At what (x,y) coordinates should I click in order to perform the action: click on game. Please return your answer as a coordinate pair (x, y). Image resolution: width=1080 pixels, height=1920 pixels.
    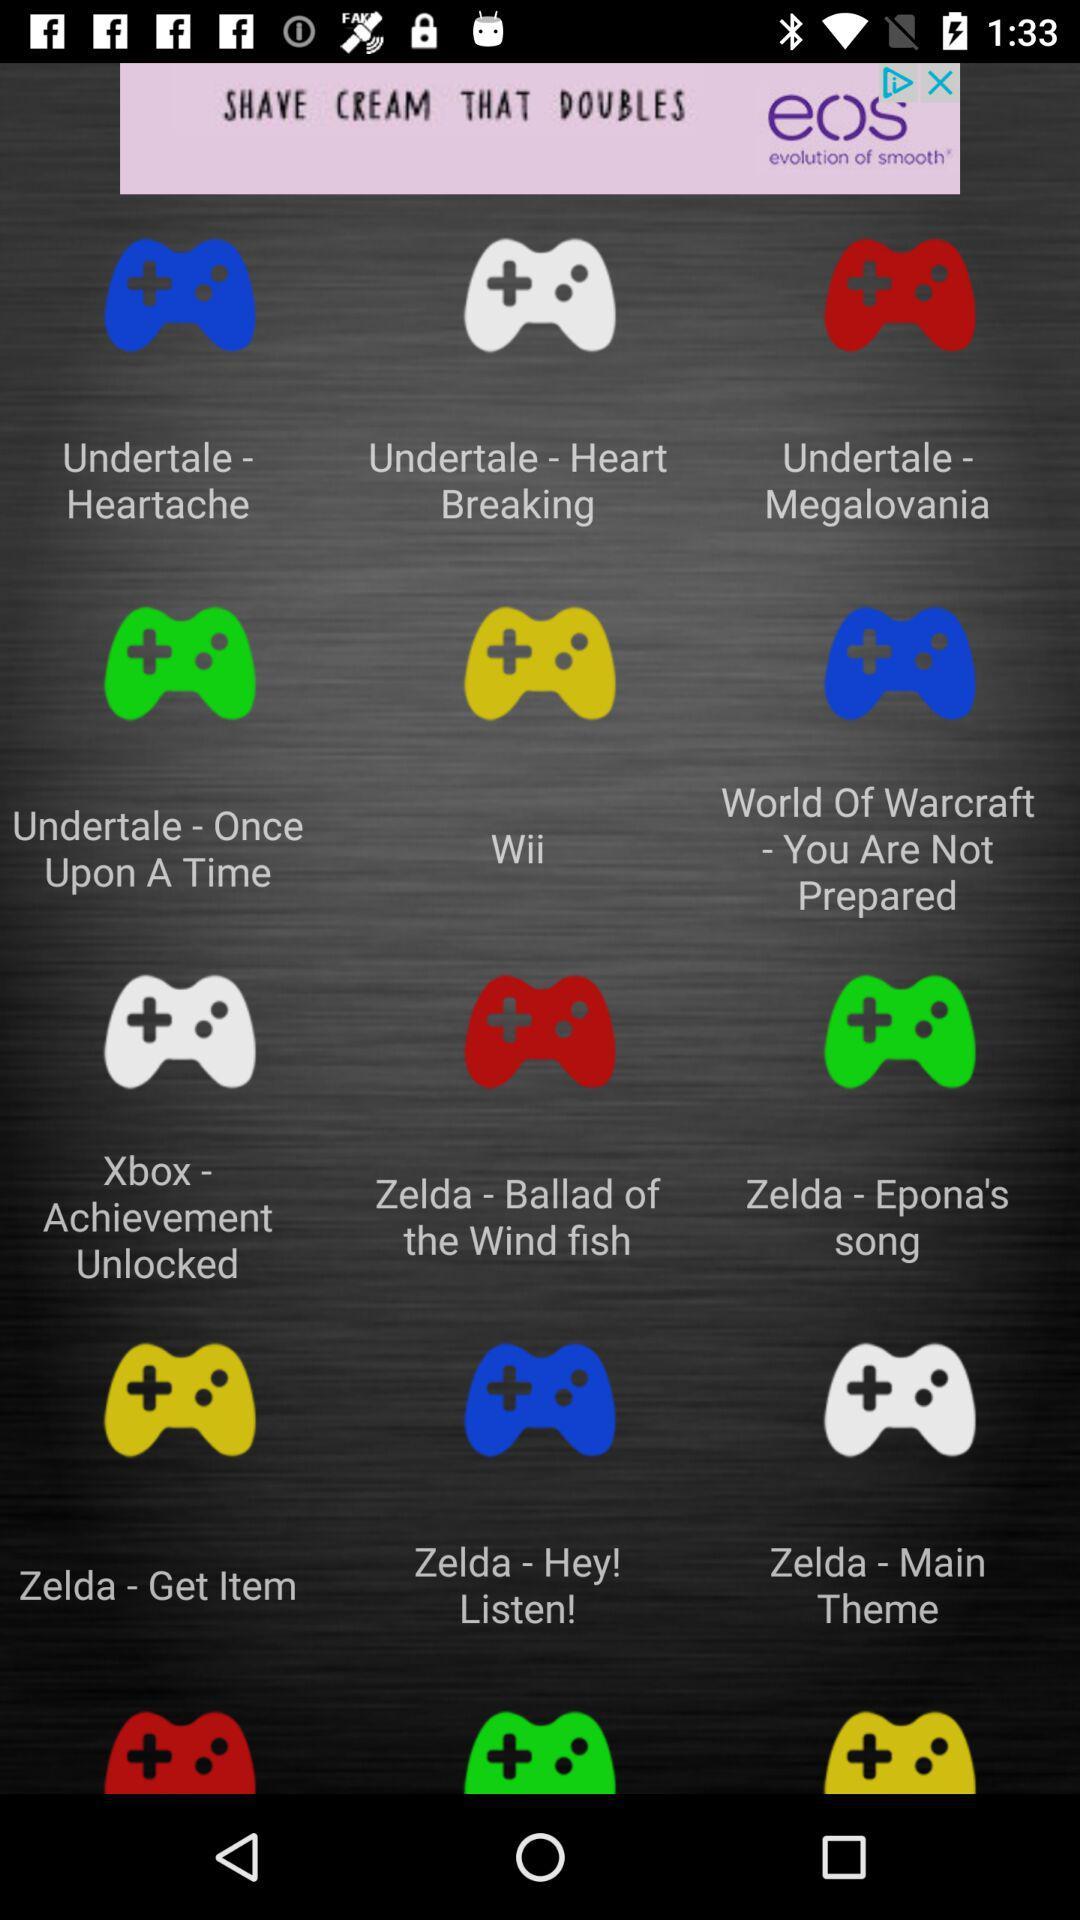
    Looking at the image, I should click on (540, 663).